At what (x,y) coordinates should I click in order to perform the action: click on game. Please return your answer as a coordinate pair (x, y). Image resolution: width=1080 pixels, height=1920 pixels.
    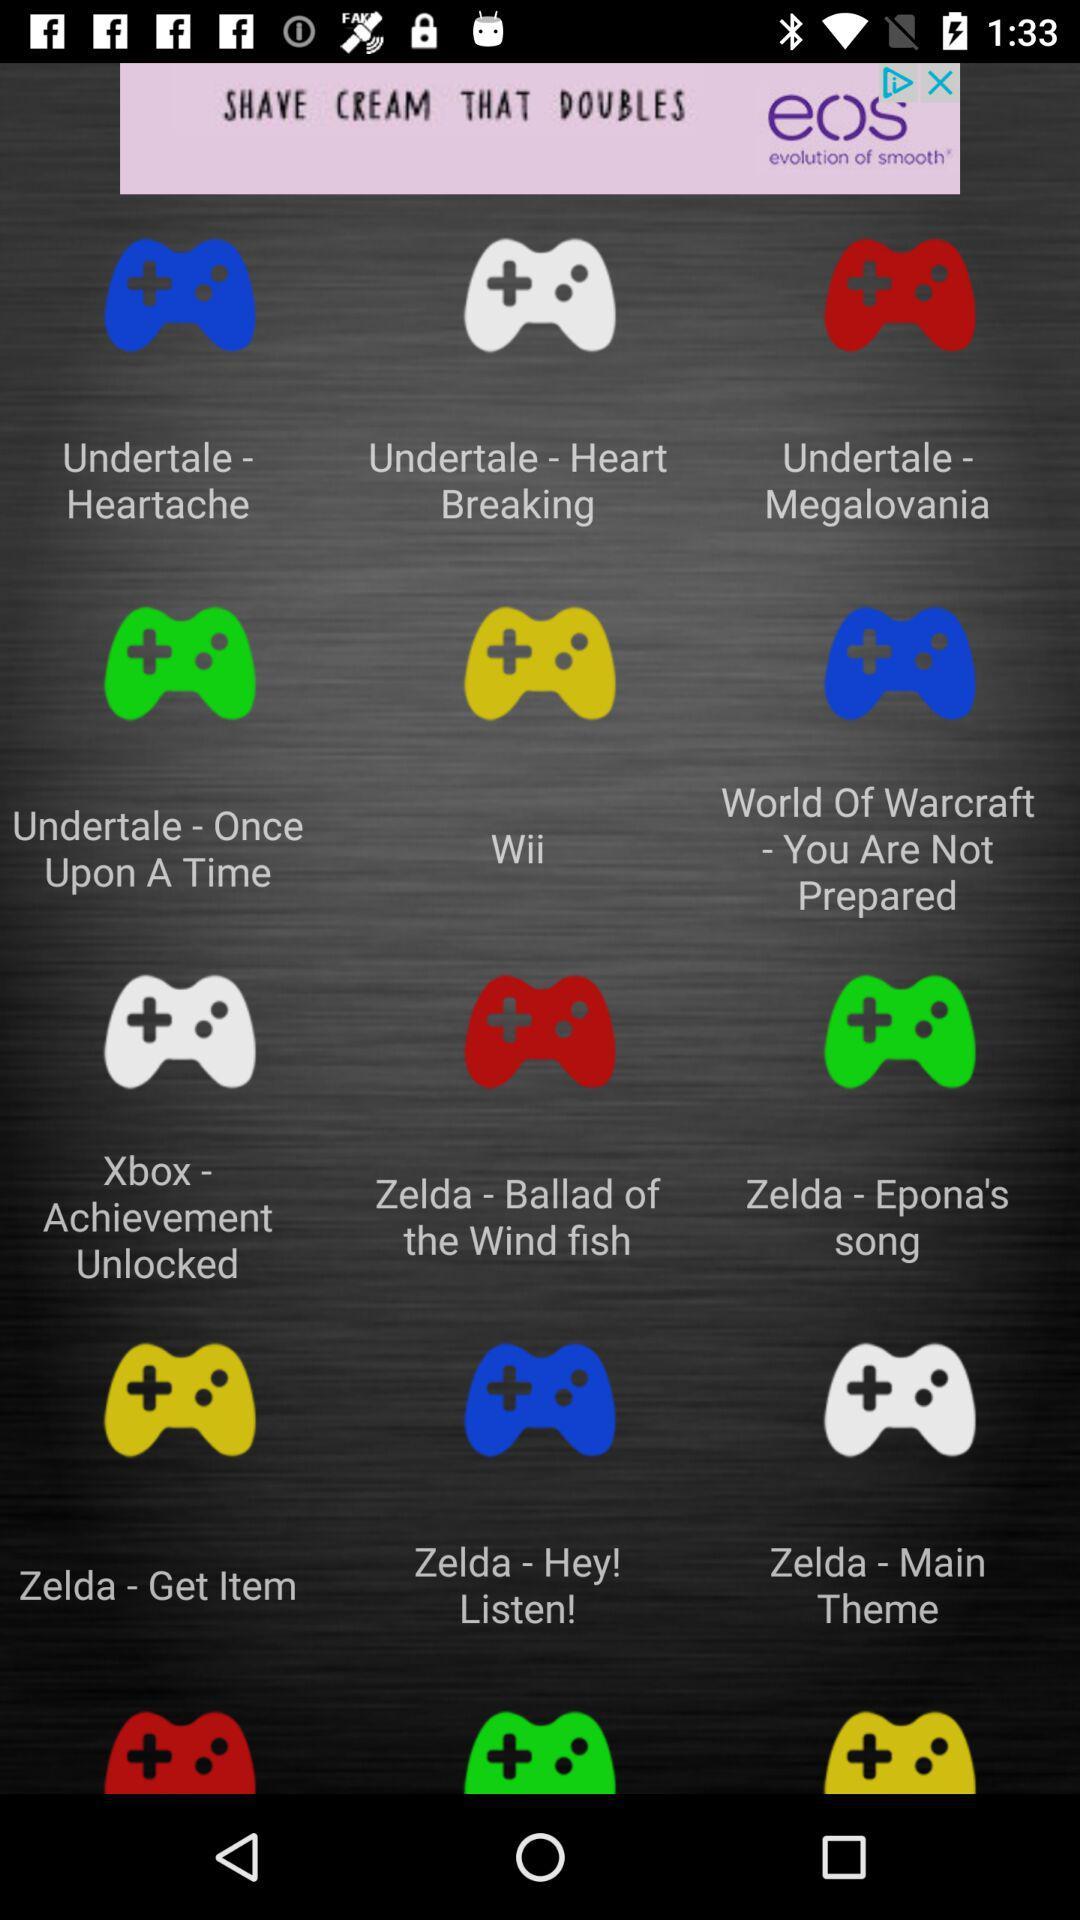
    Looking at the image, I should click on (540, 663).